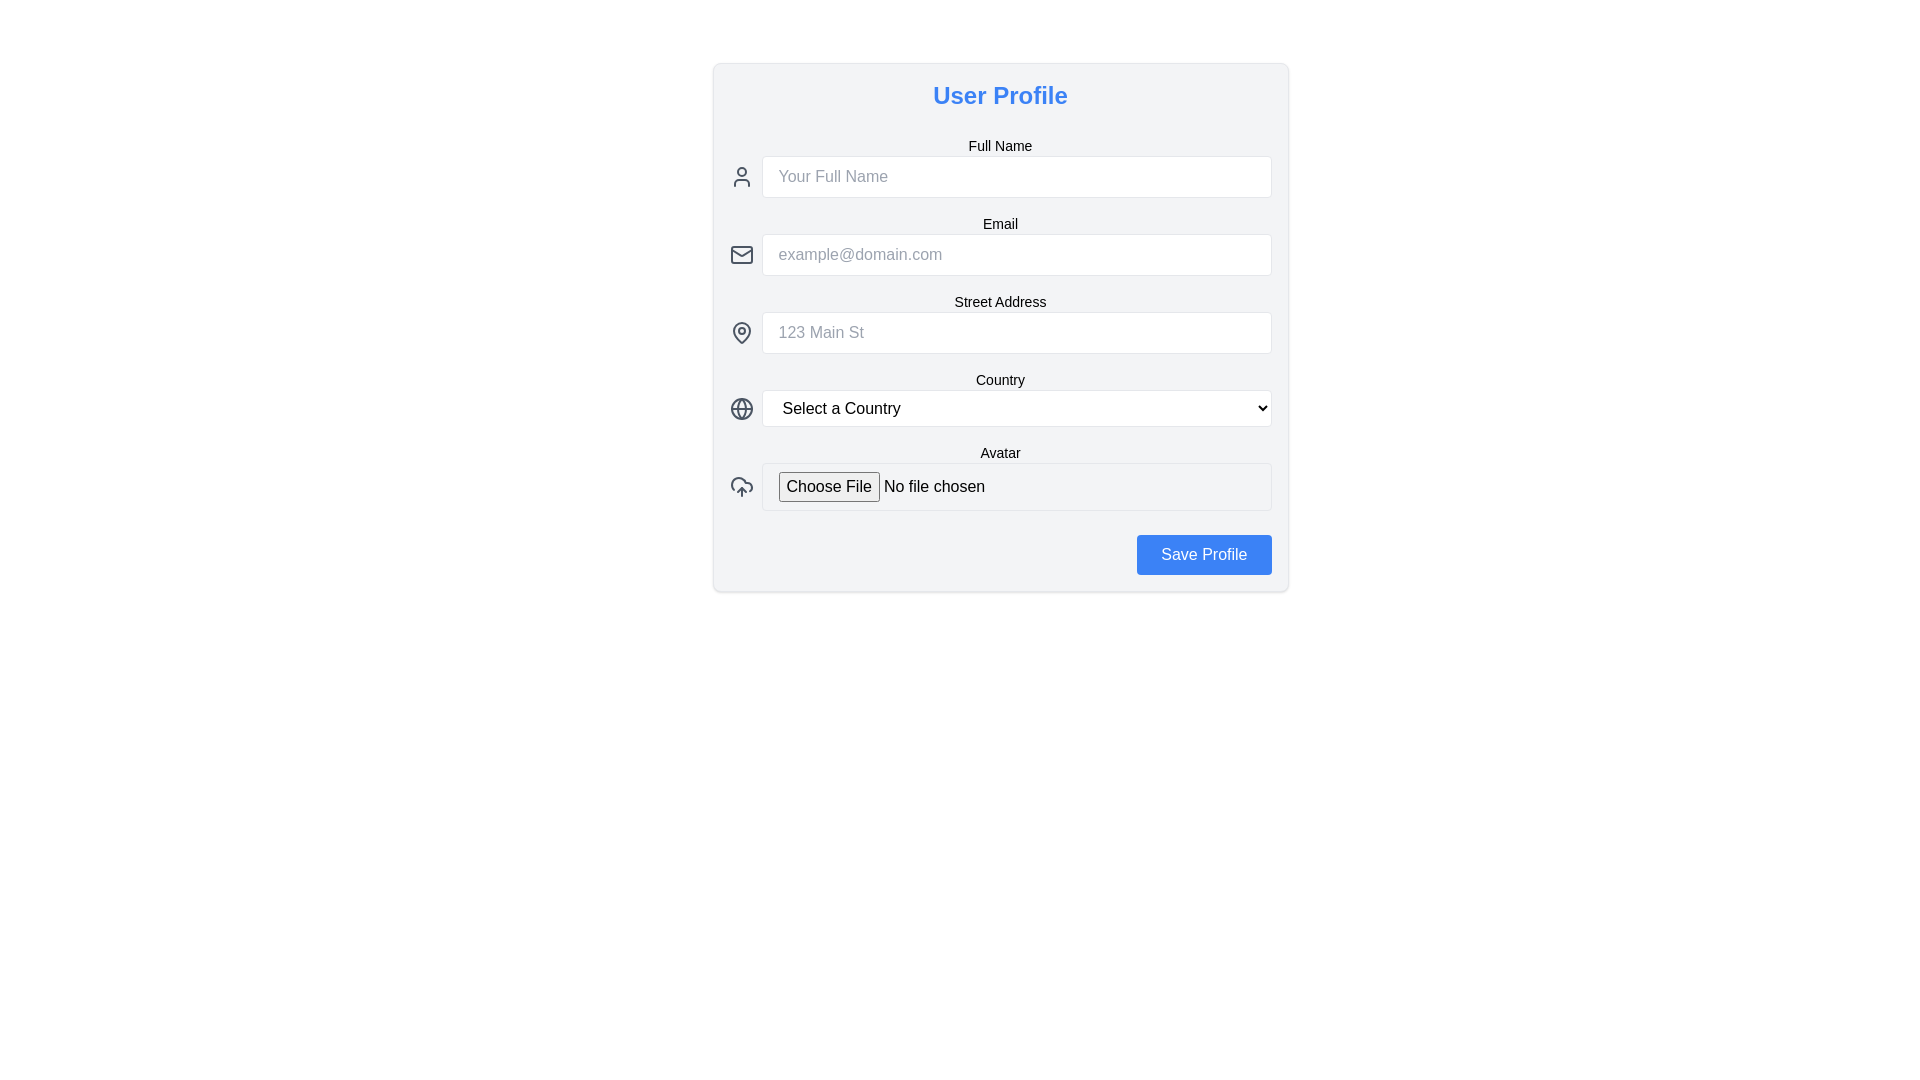 This screenshot has width=1920, height=1080. I want to click on an option from the Dropdown menu located as the fourth input field in the form, positioned below the 'Street Address' field and above the 'Avatar' field, so click(1000, 398).